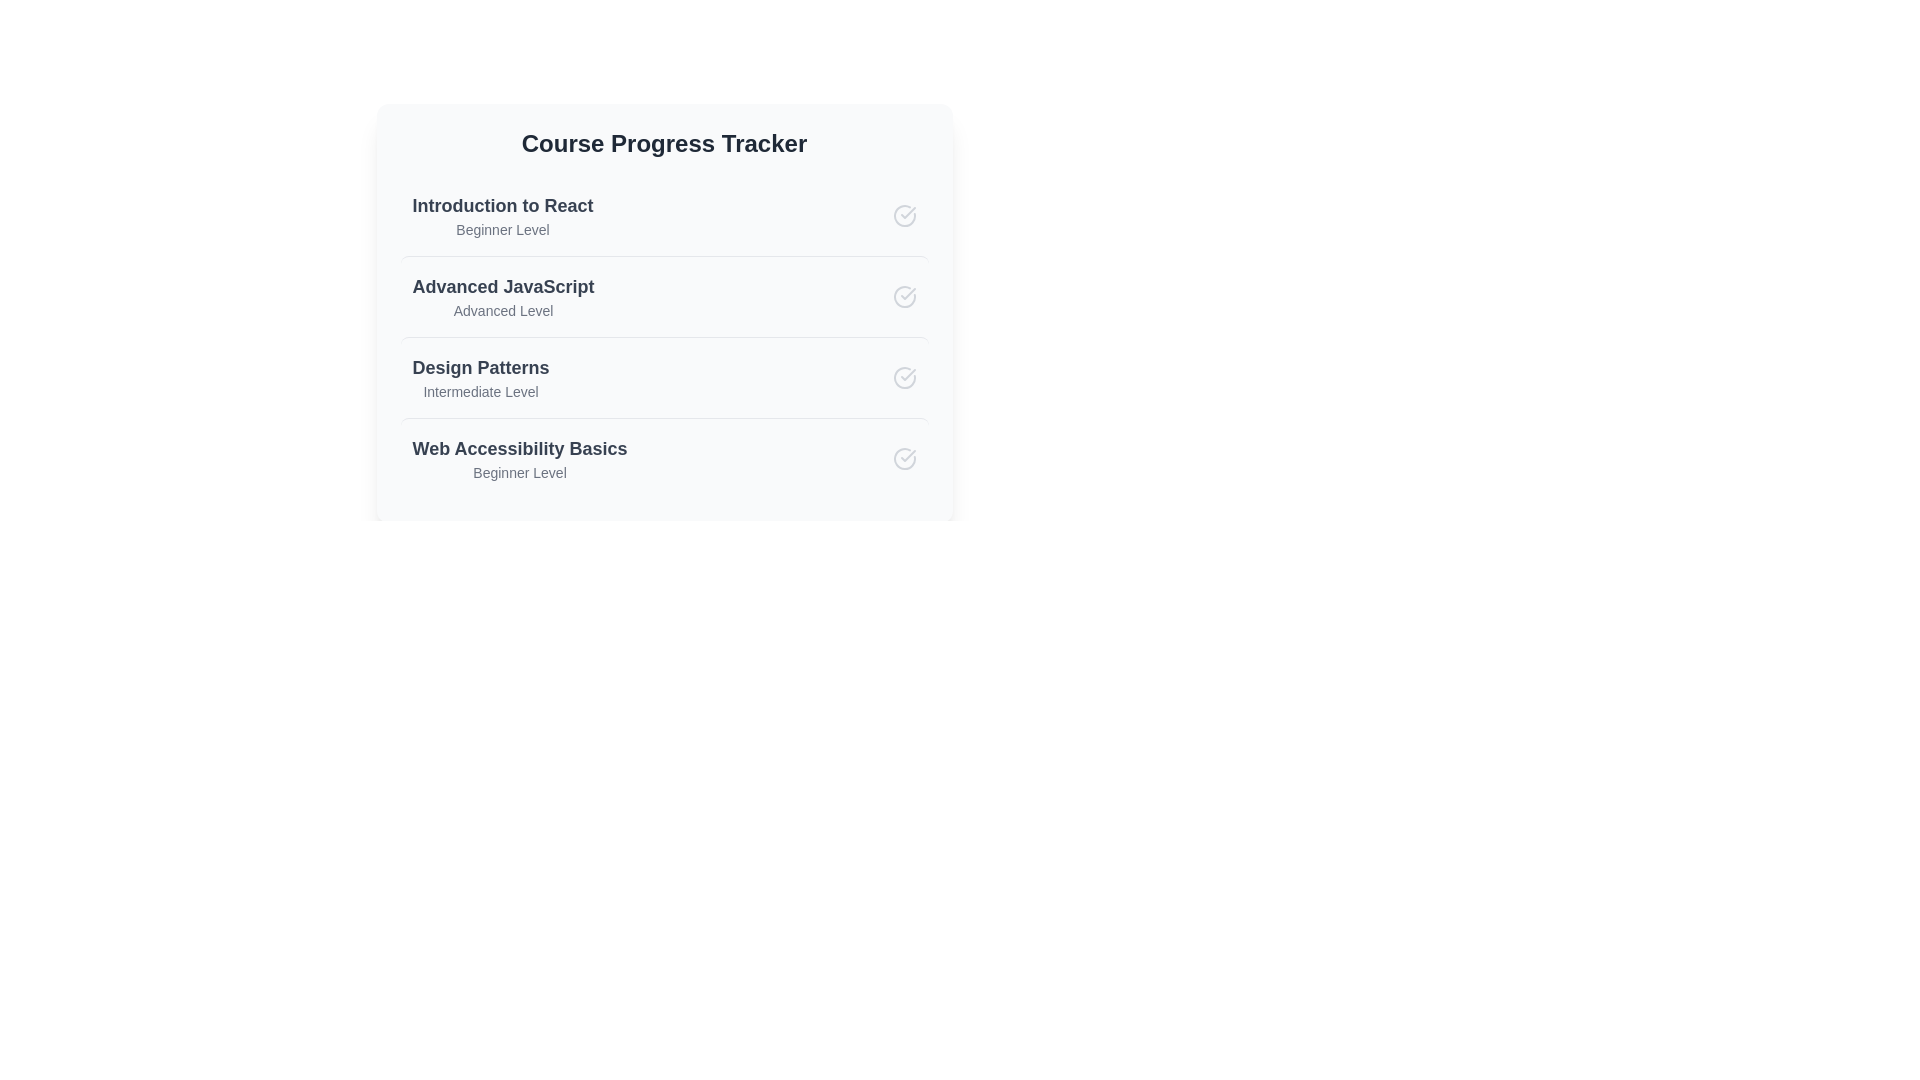 The height and width of the screenshot is (1080, 1920). Describe the element at coordinates (480, 378) in the screenshot. I see `text displayed in the Text Display element that shows the title and difficulty level of the course 'Design Patterns', located between 'Advanced JavaScript' and 'Web Accessibility Basics' under the 'Course Progress Tracker'` at that location.